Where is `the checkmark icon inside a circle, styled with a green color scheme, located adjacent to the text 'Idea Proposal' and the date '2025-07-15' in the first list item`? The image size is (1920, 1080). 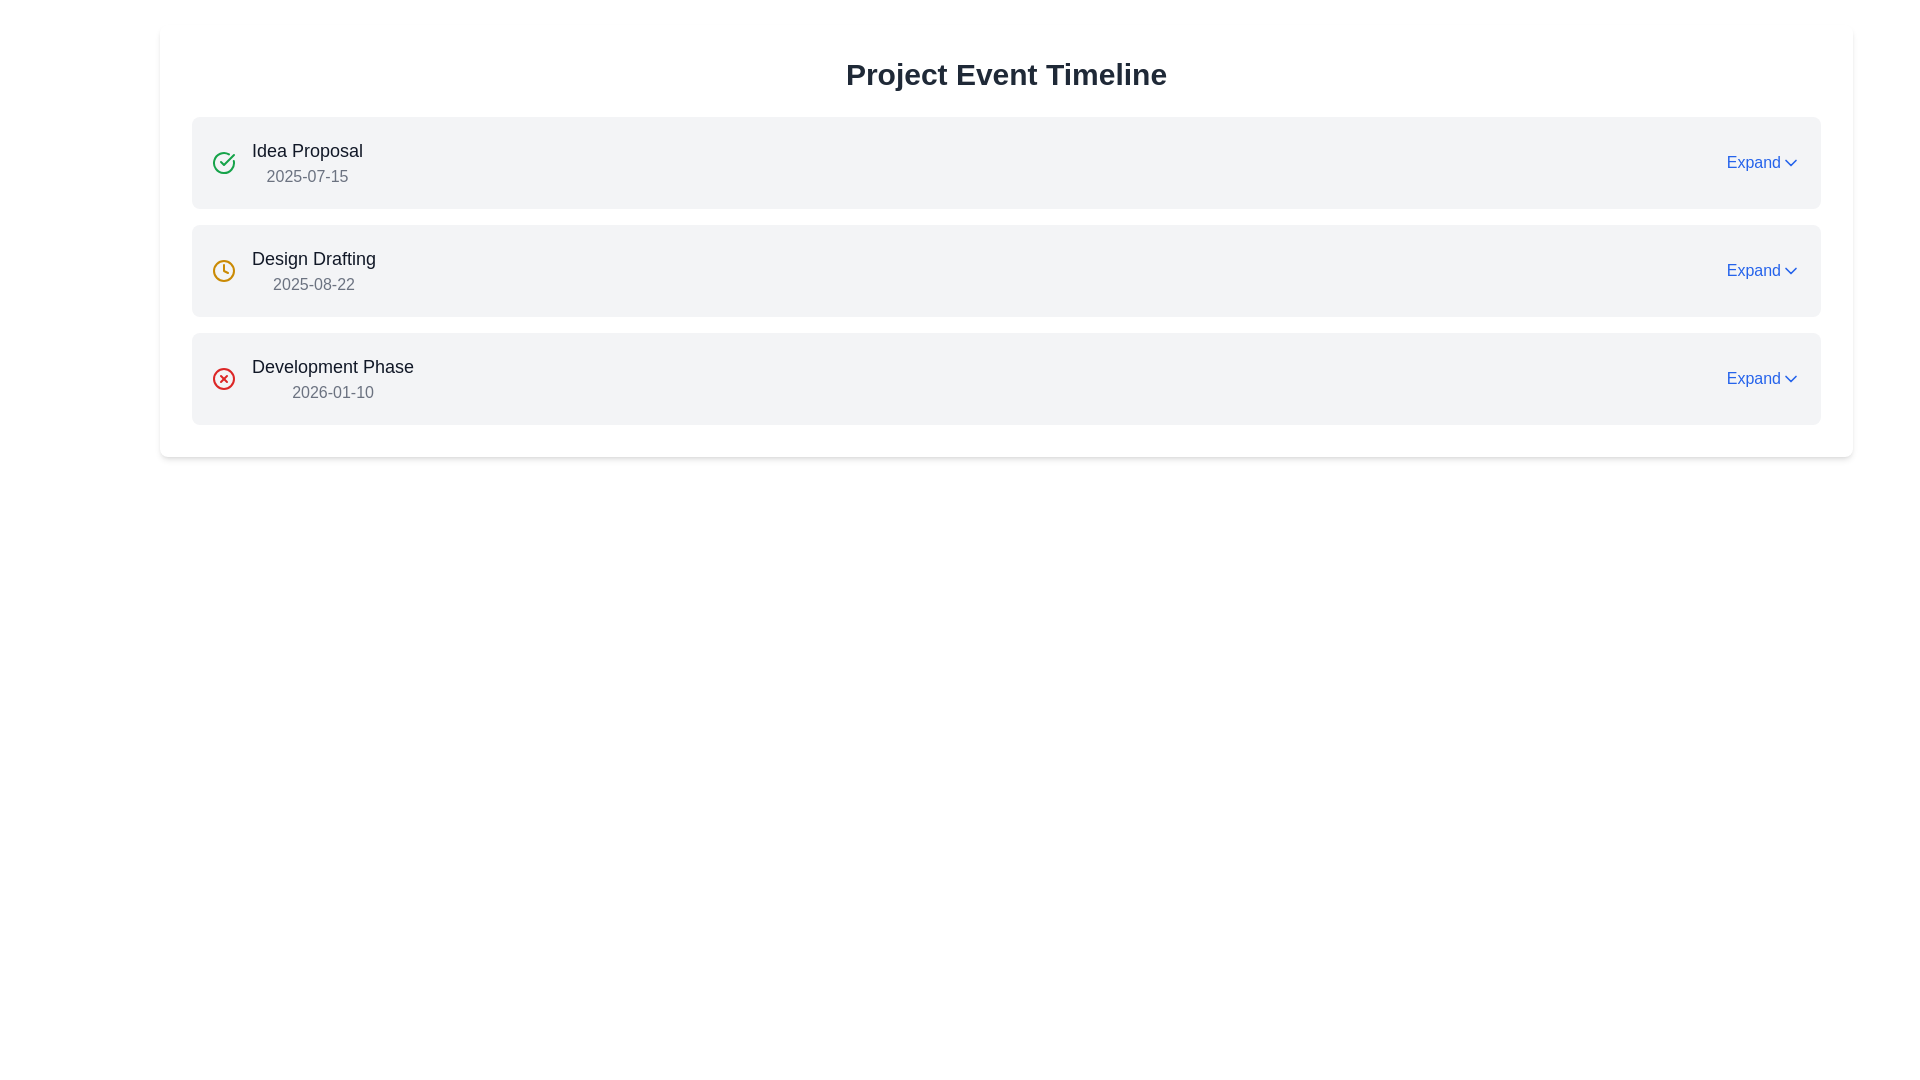 the checkmark icon inside a circle, styled with a green color scheme, located adjacent to the text 'Idea Proposal' and the date '2025-07-15' in the first list item is located at coordinates (224, 161).